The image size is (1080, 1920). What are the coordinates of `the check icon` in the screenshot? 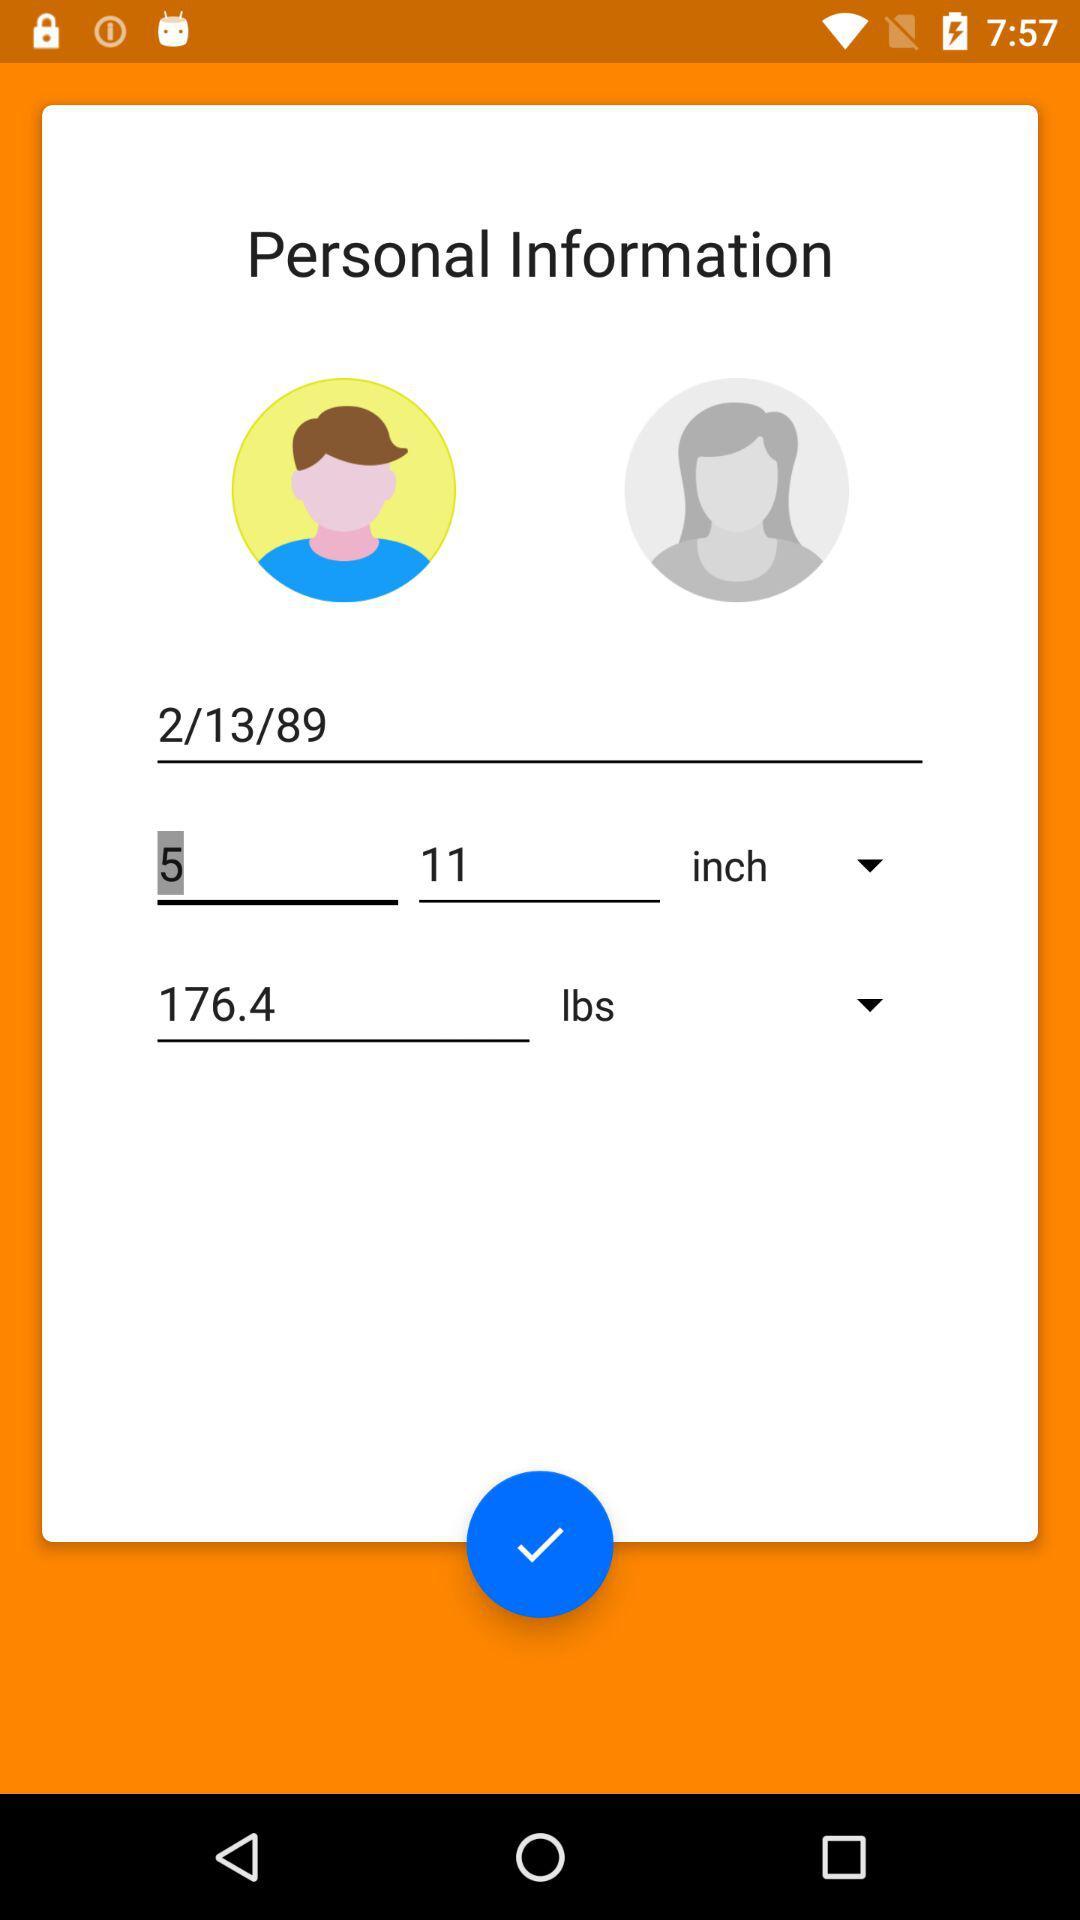 It's located at (540, 1543).